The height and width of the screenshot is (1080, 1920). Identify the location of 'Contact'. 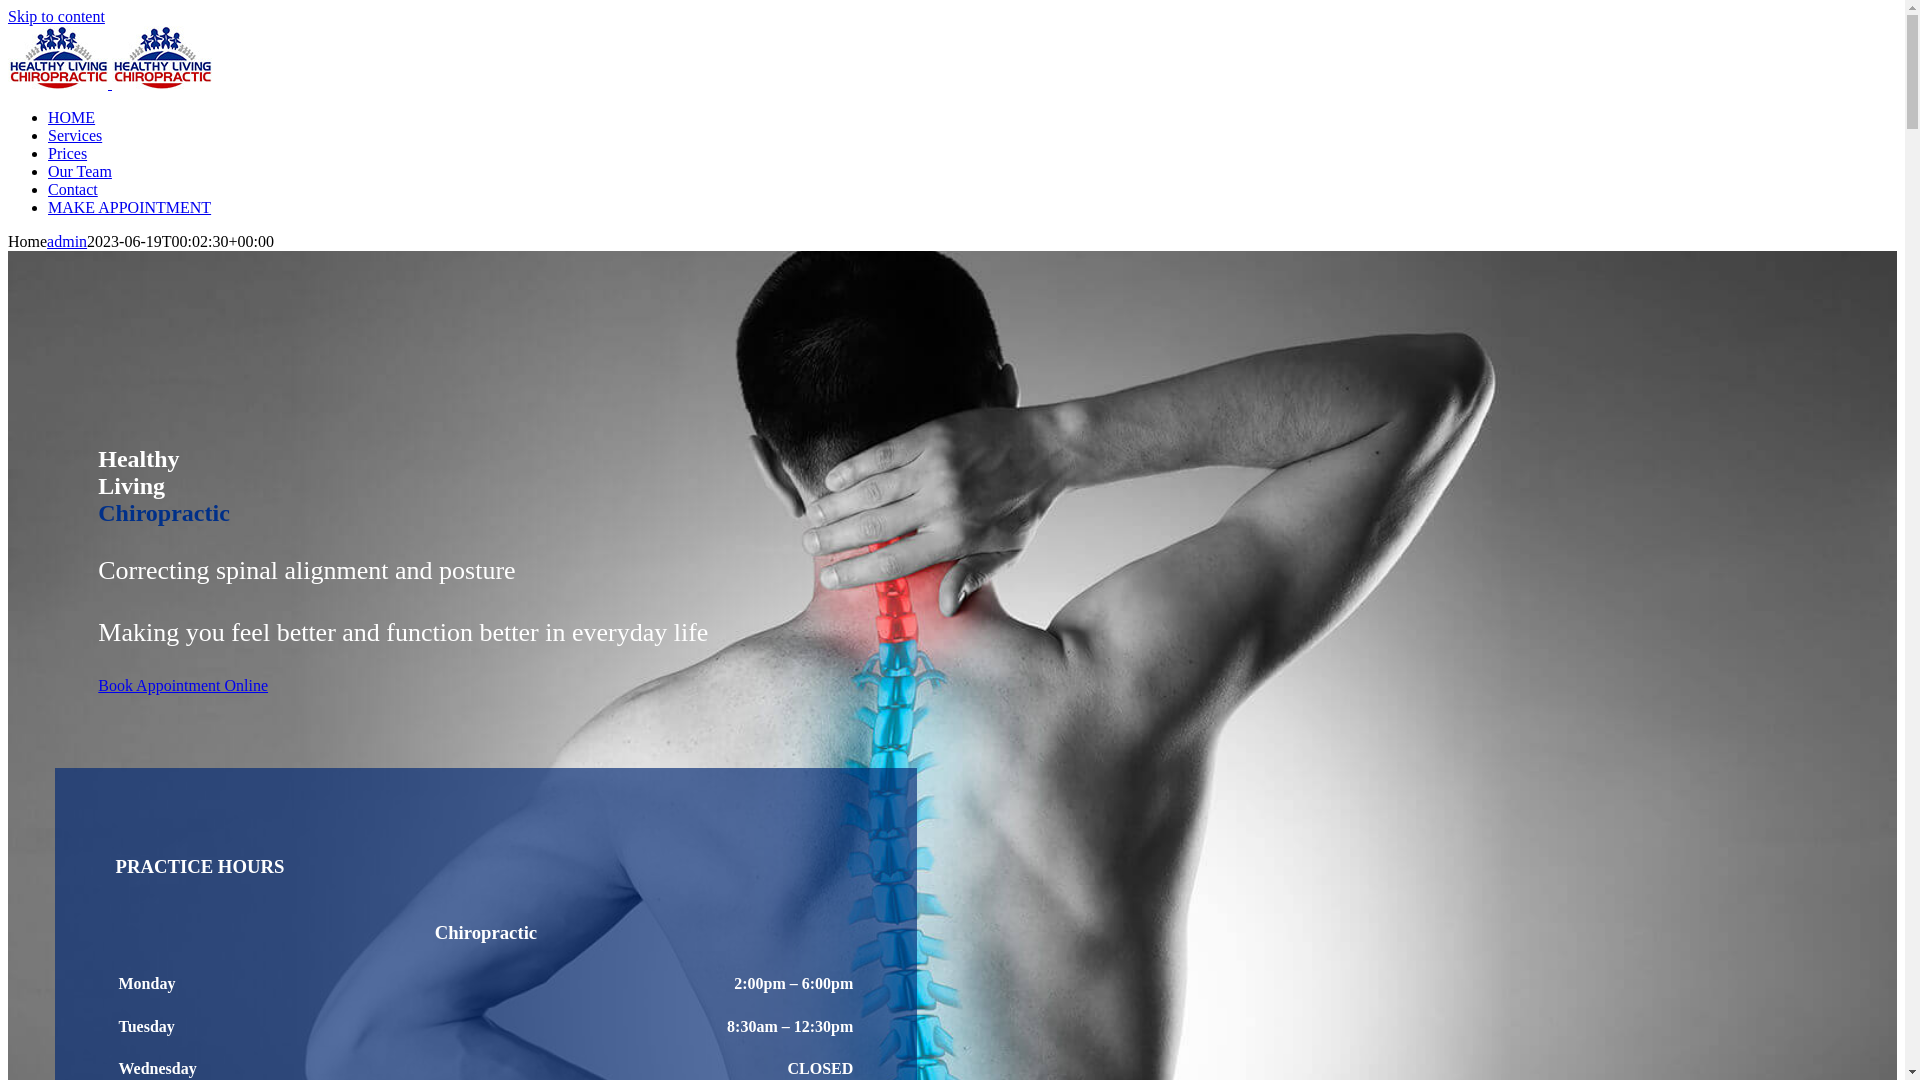
(72, 189).